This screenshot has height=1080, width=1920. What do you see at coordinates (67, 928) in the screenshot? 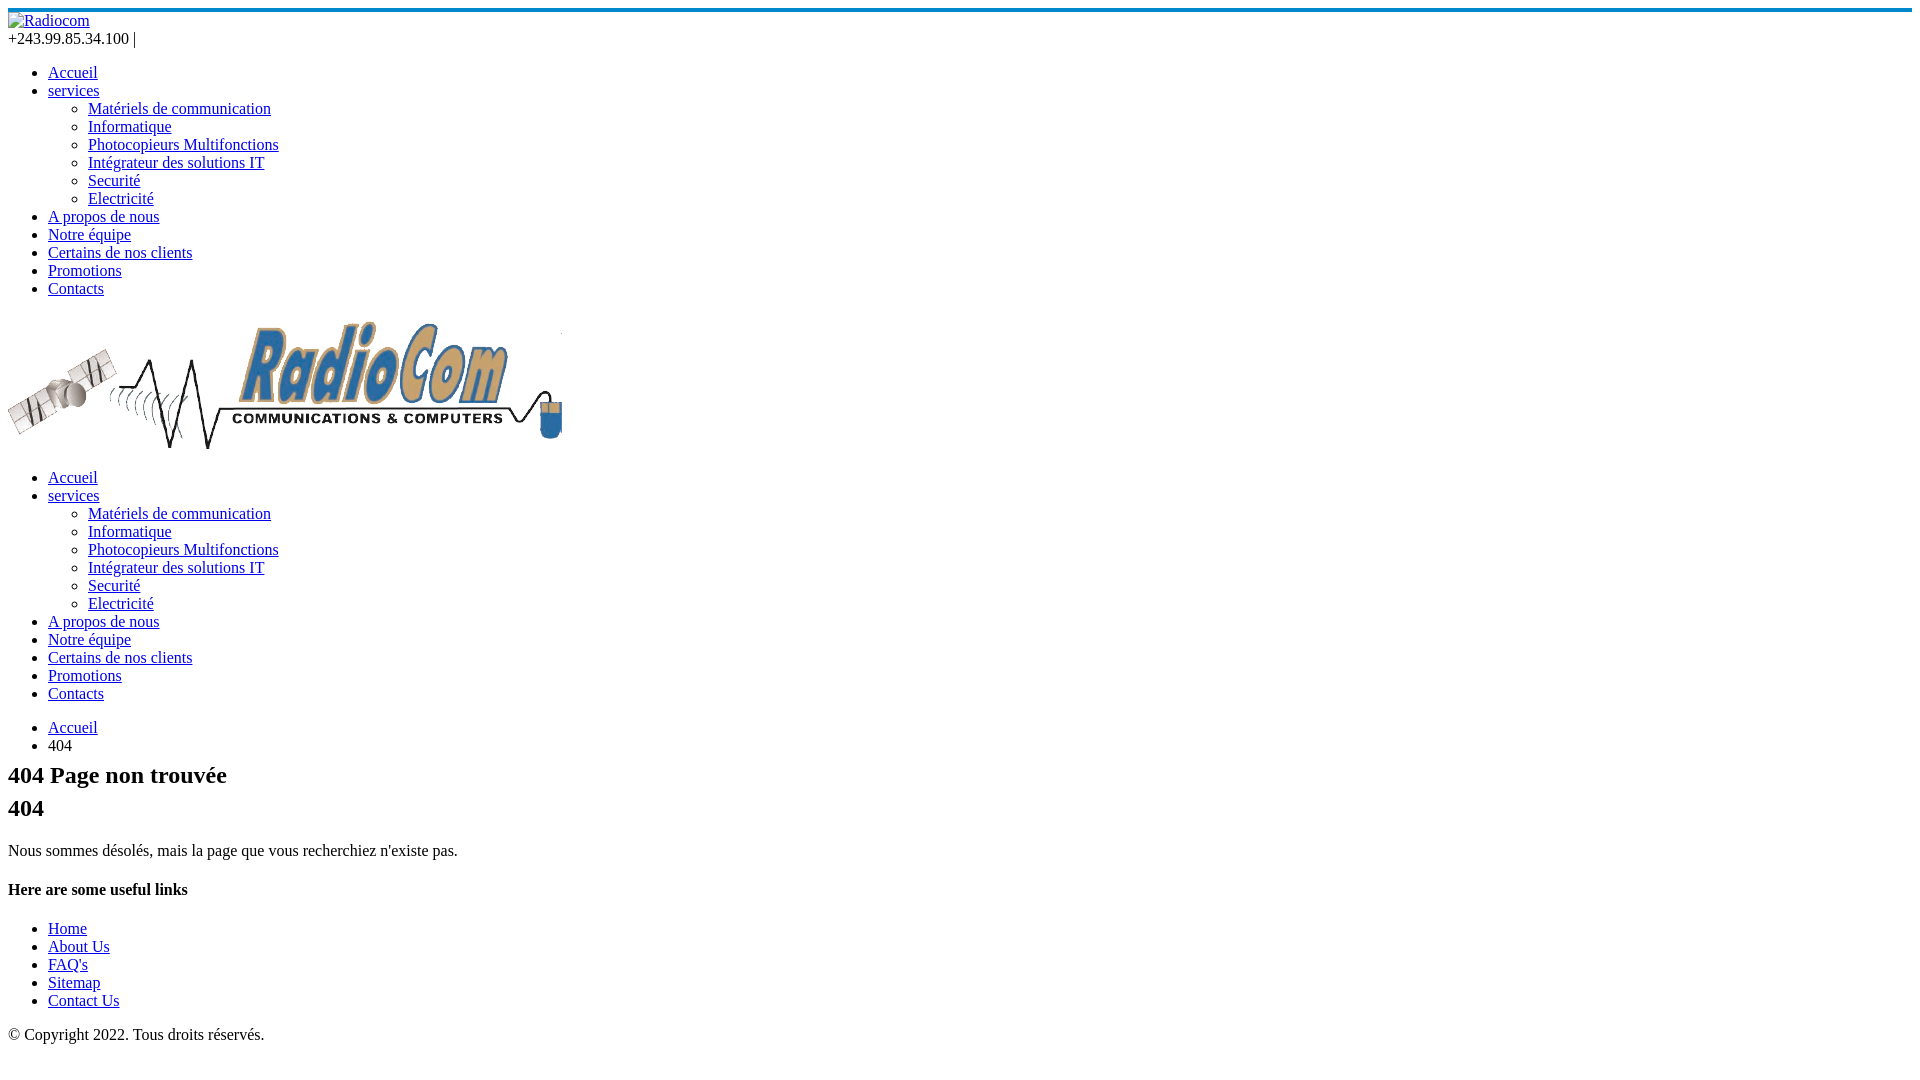
I see `'Home'` at bounding box center [67, 928].